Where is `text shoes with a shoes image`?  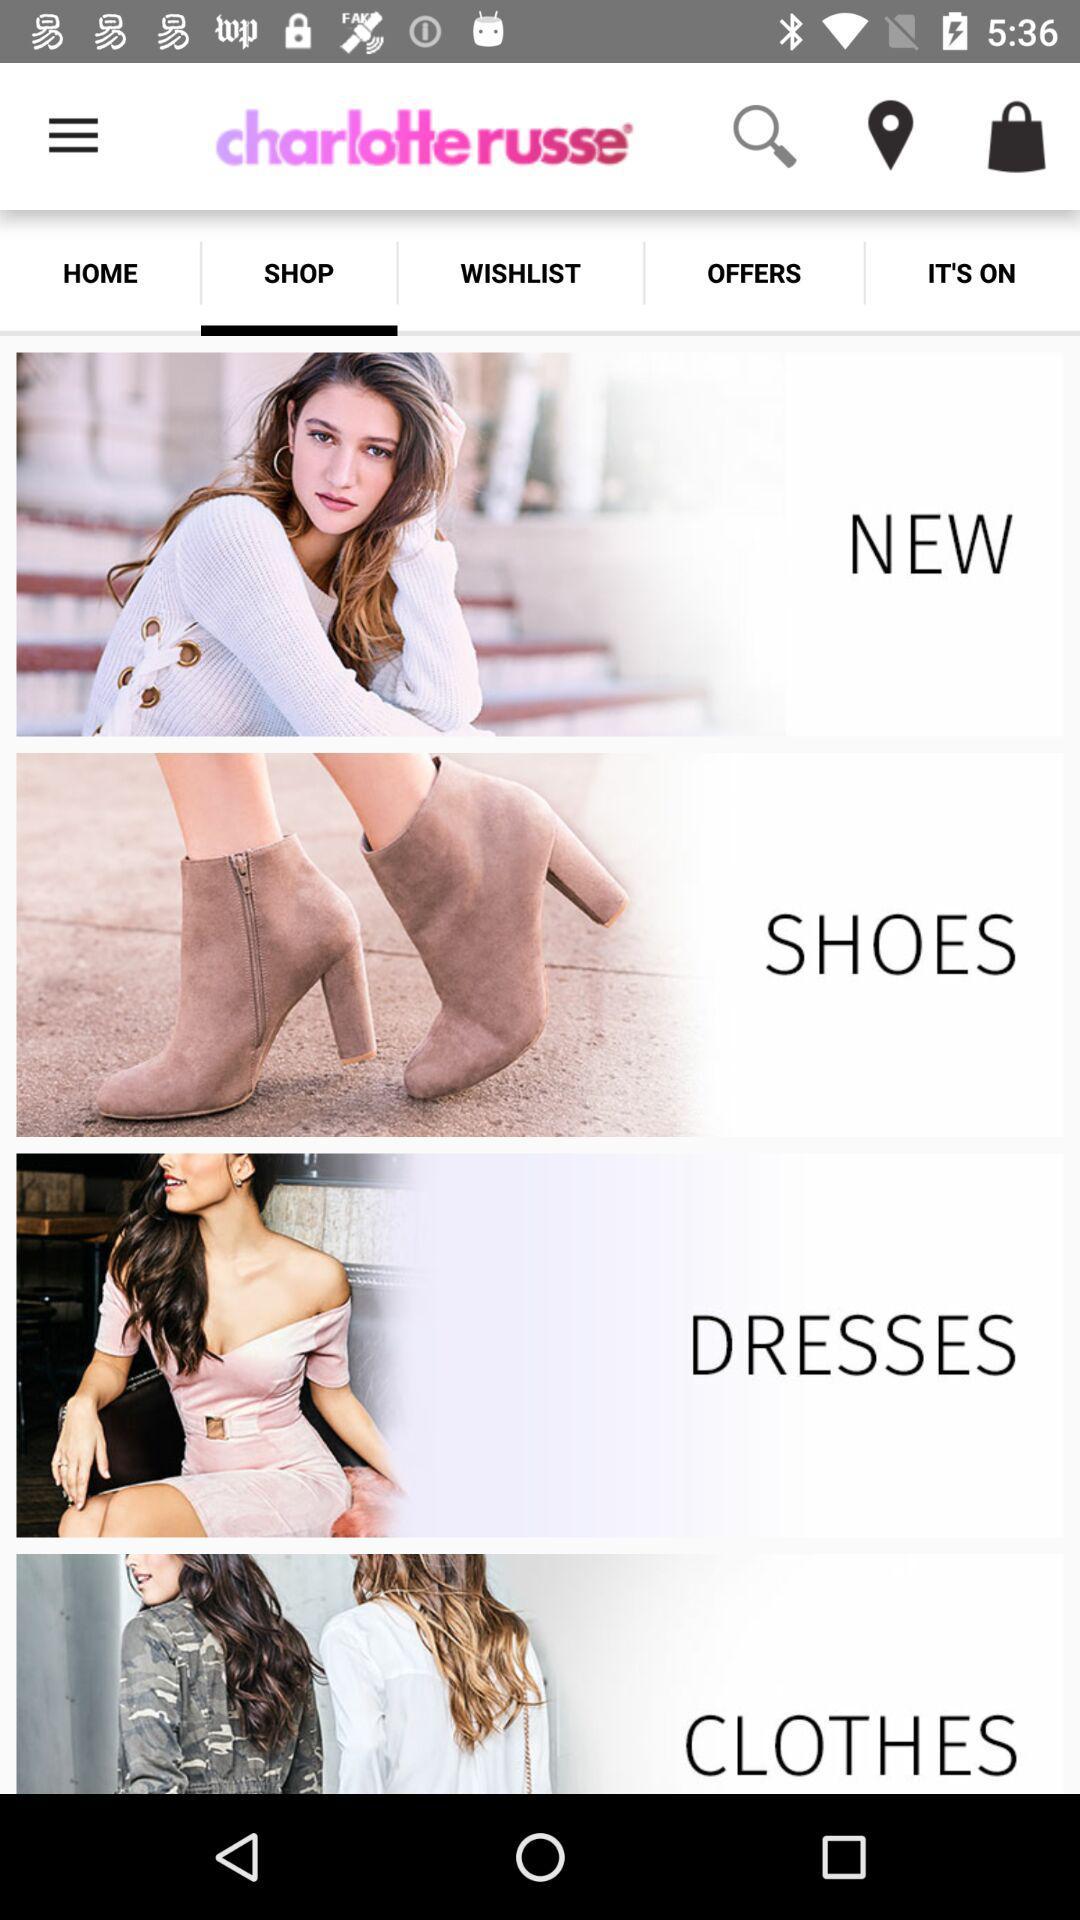
text shoes with a shoes image is located at coordinates (540, 944).